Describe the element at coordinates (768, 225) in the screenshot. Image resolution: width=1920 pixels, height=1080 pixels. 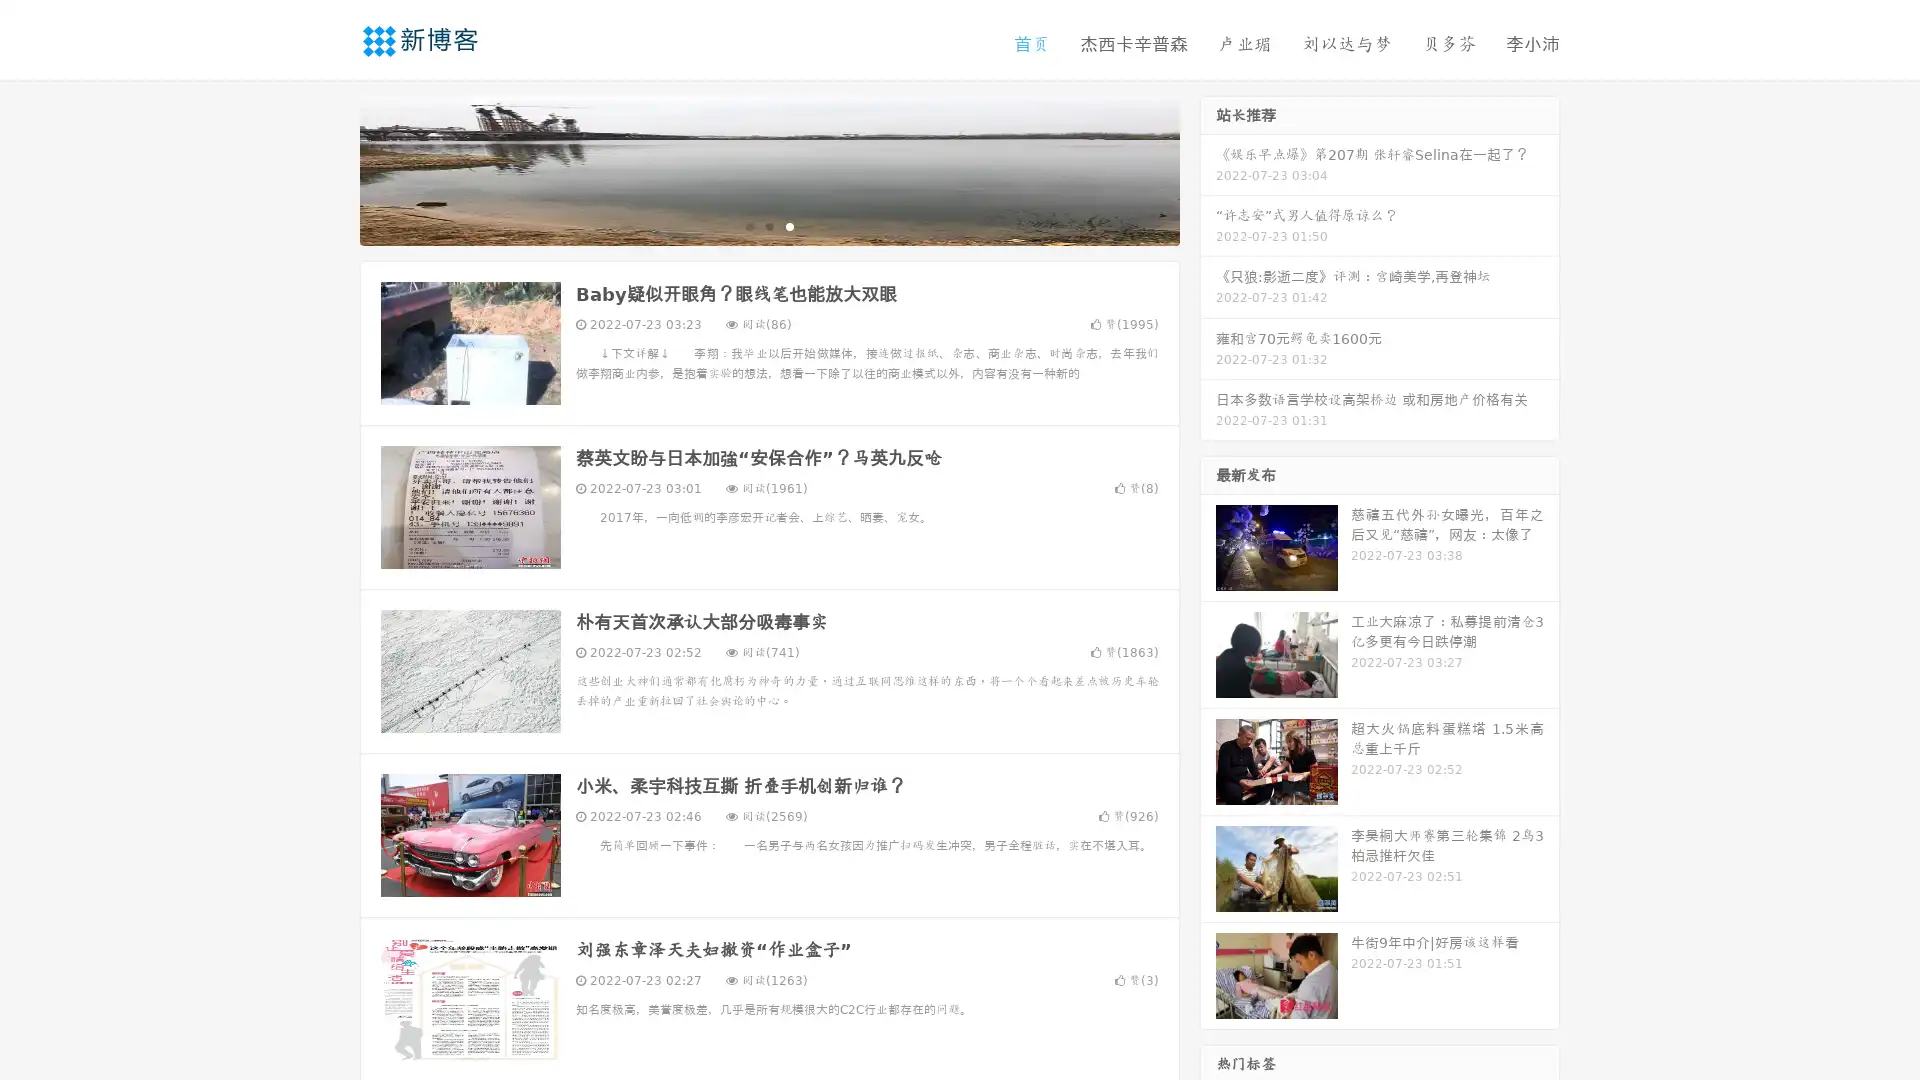
I see `Go to slide 2` at that location.